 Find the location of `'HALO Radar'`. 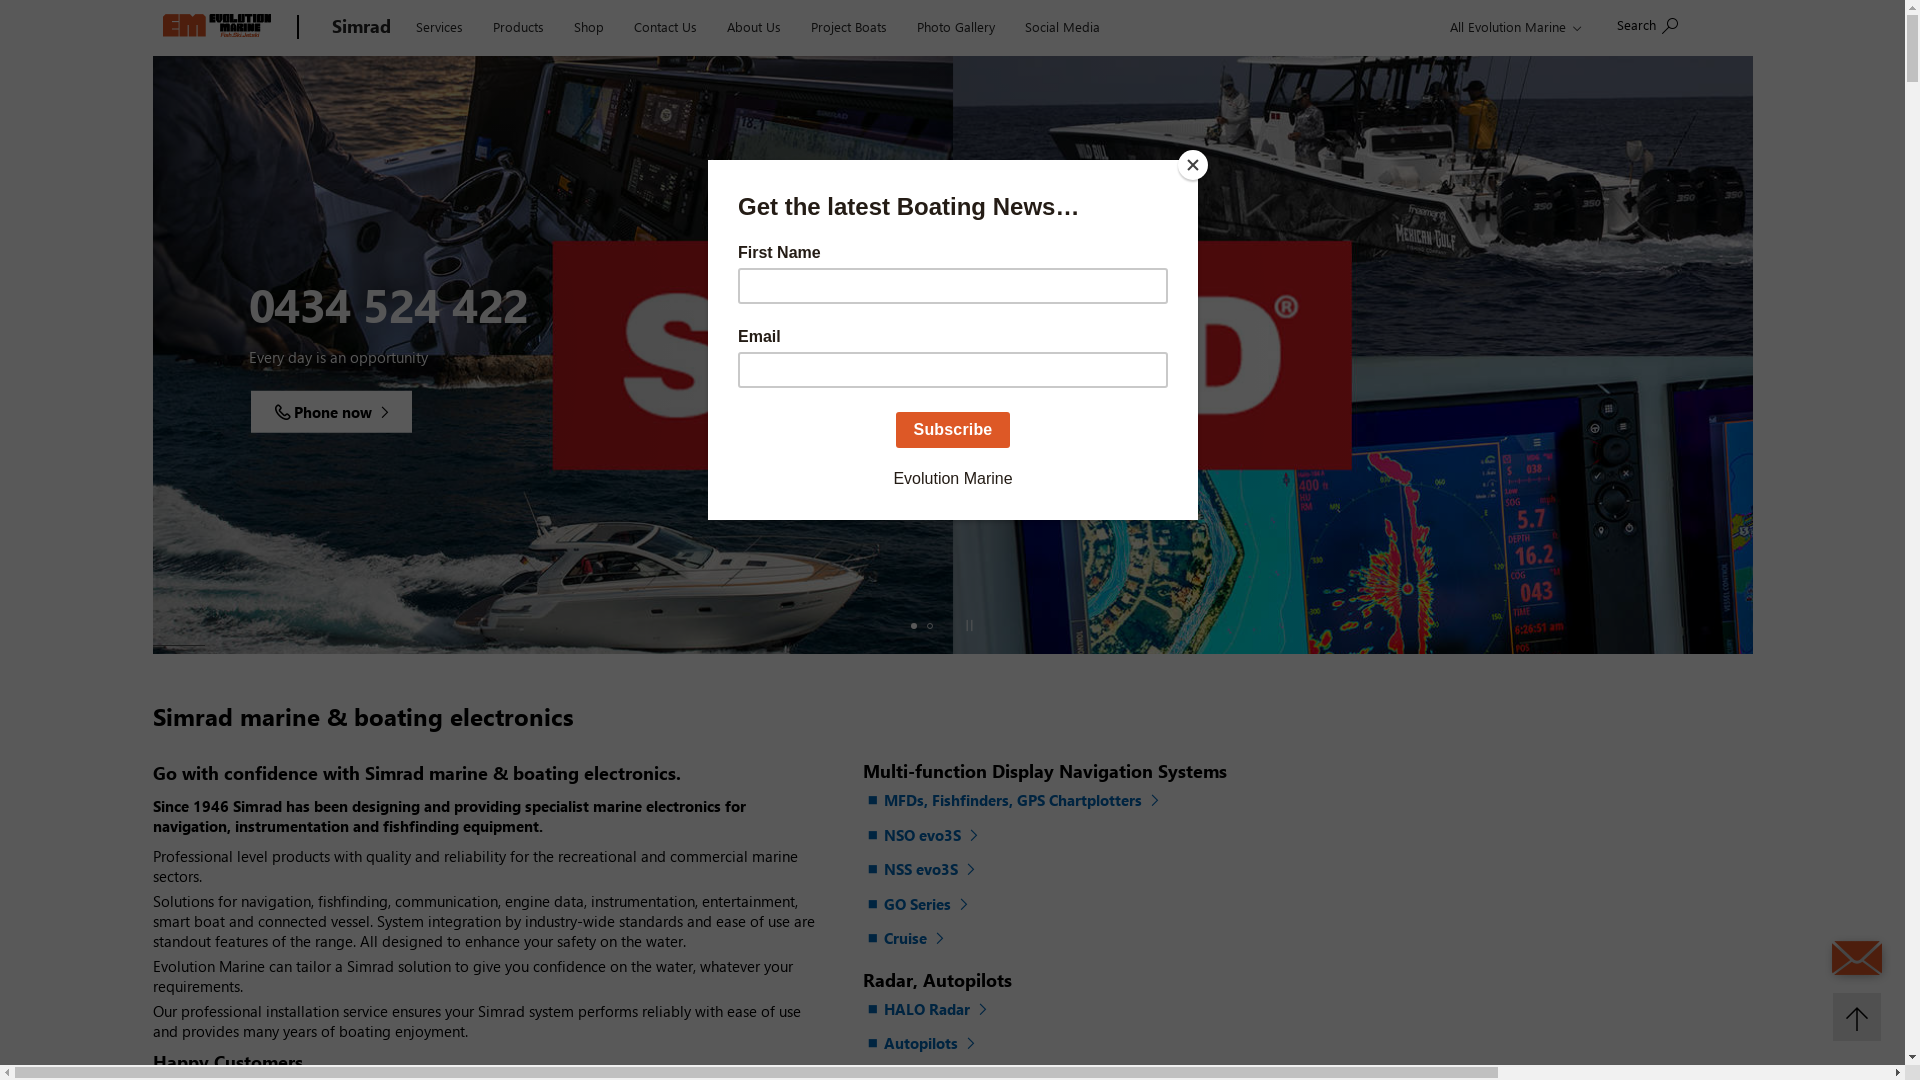

'HALO Radar' is located at coordinates (926, 1010).